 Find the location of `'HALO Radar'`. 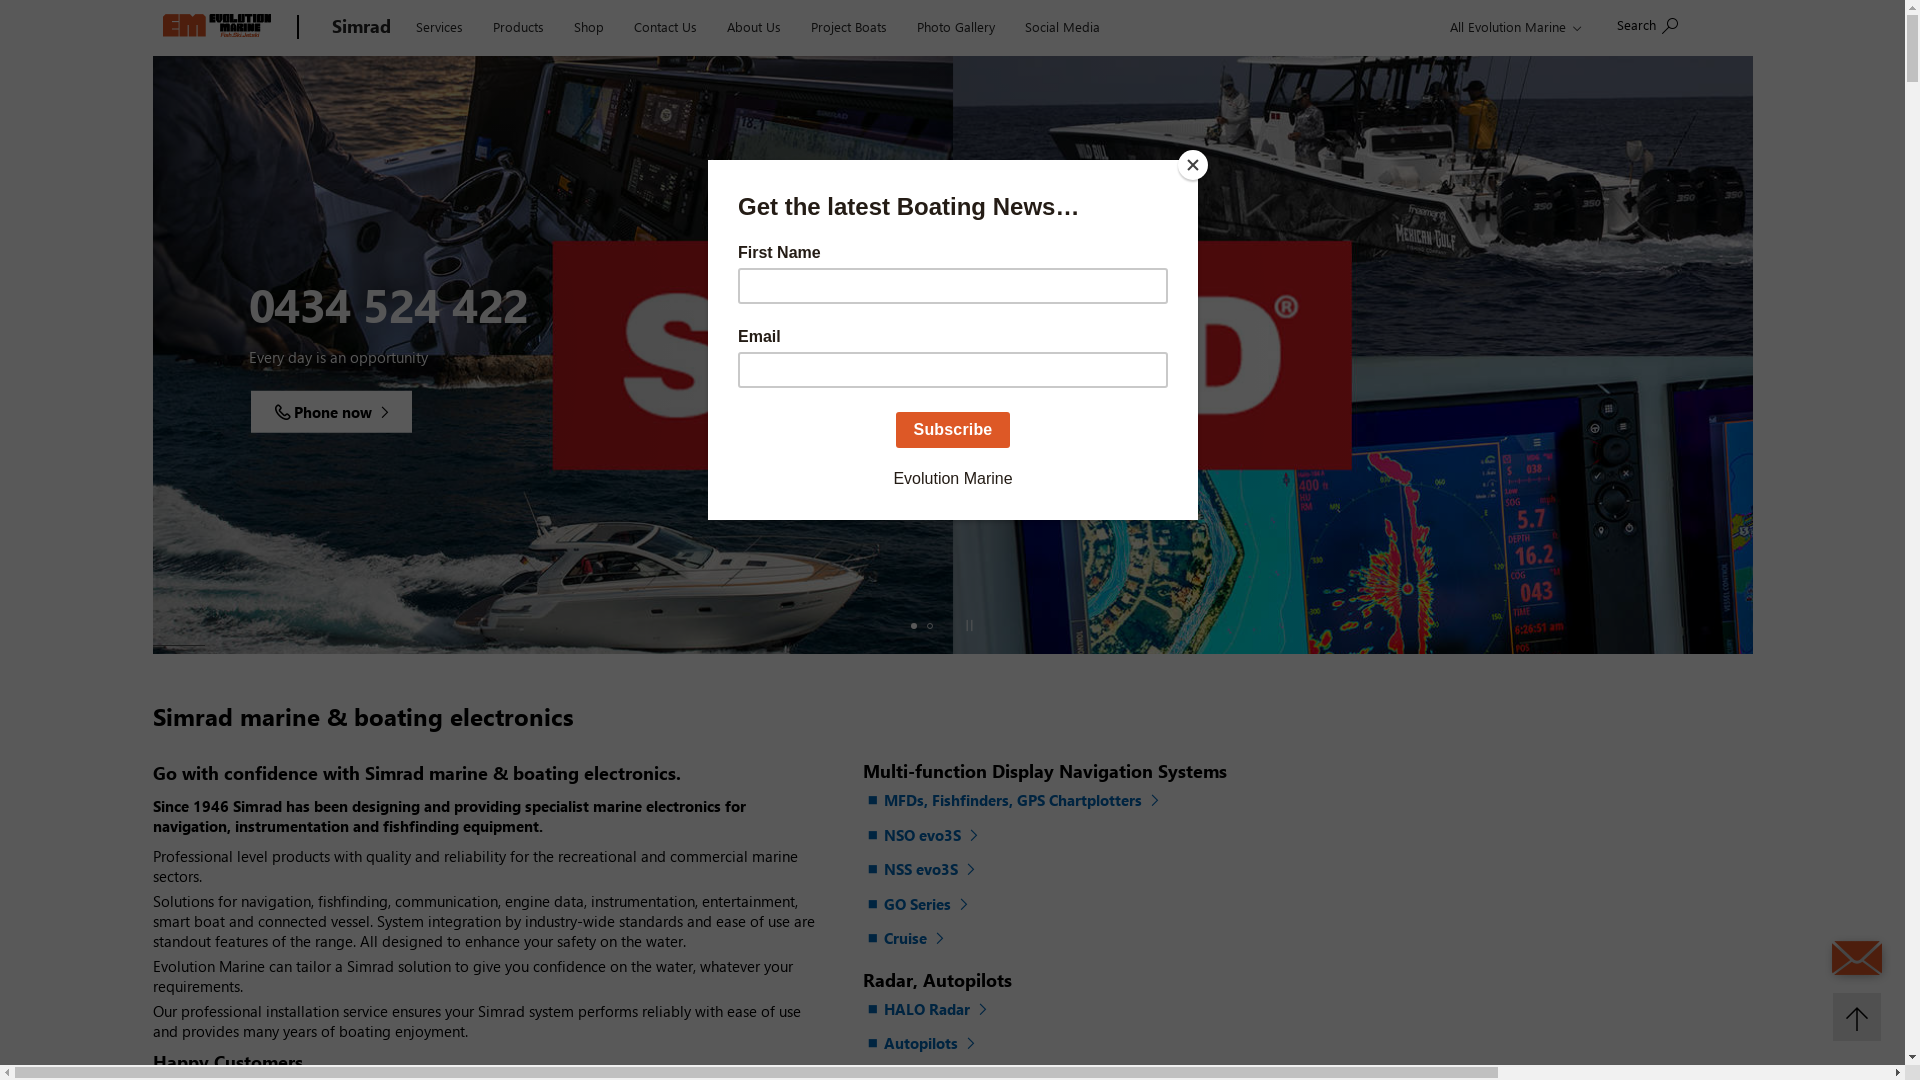

'HALO Radar' is located at coordinates (926, 1010).